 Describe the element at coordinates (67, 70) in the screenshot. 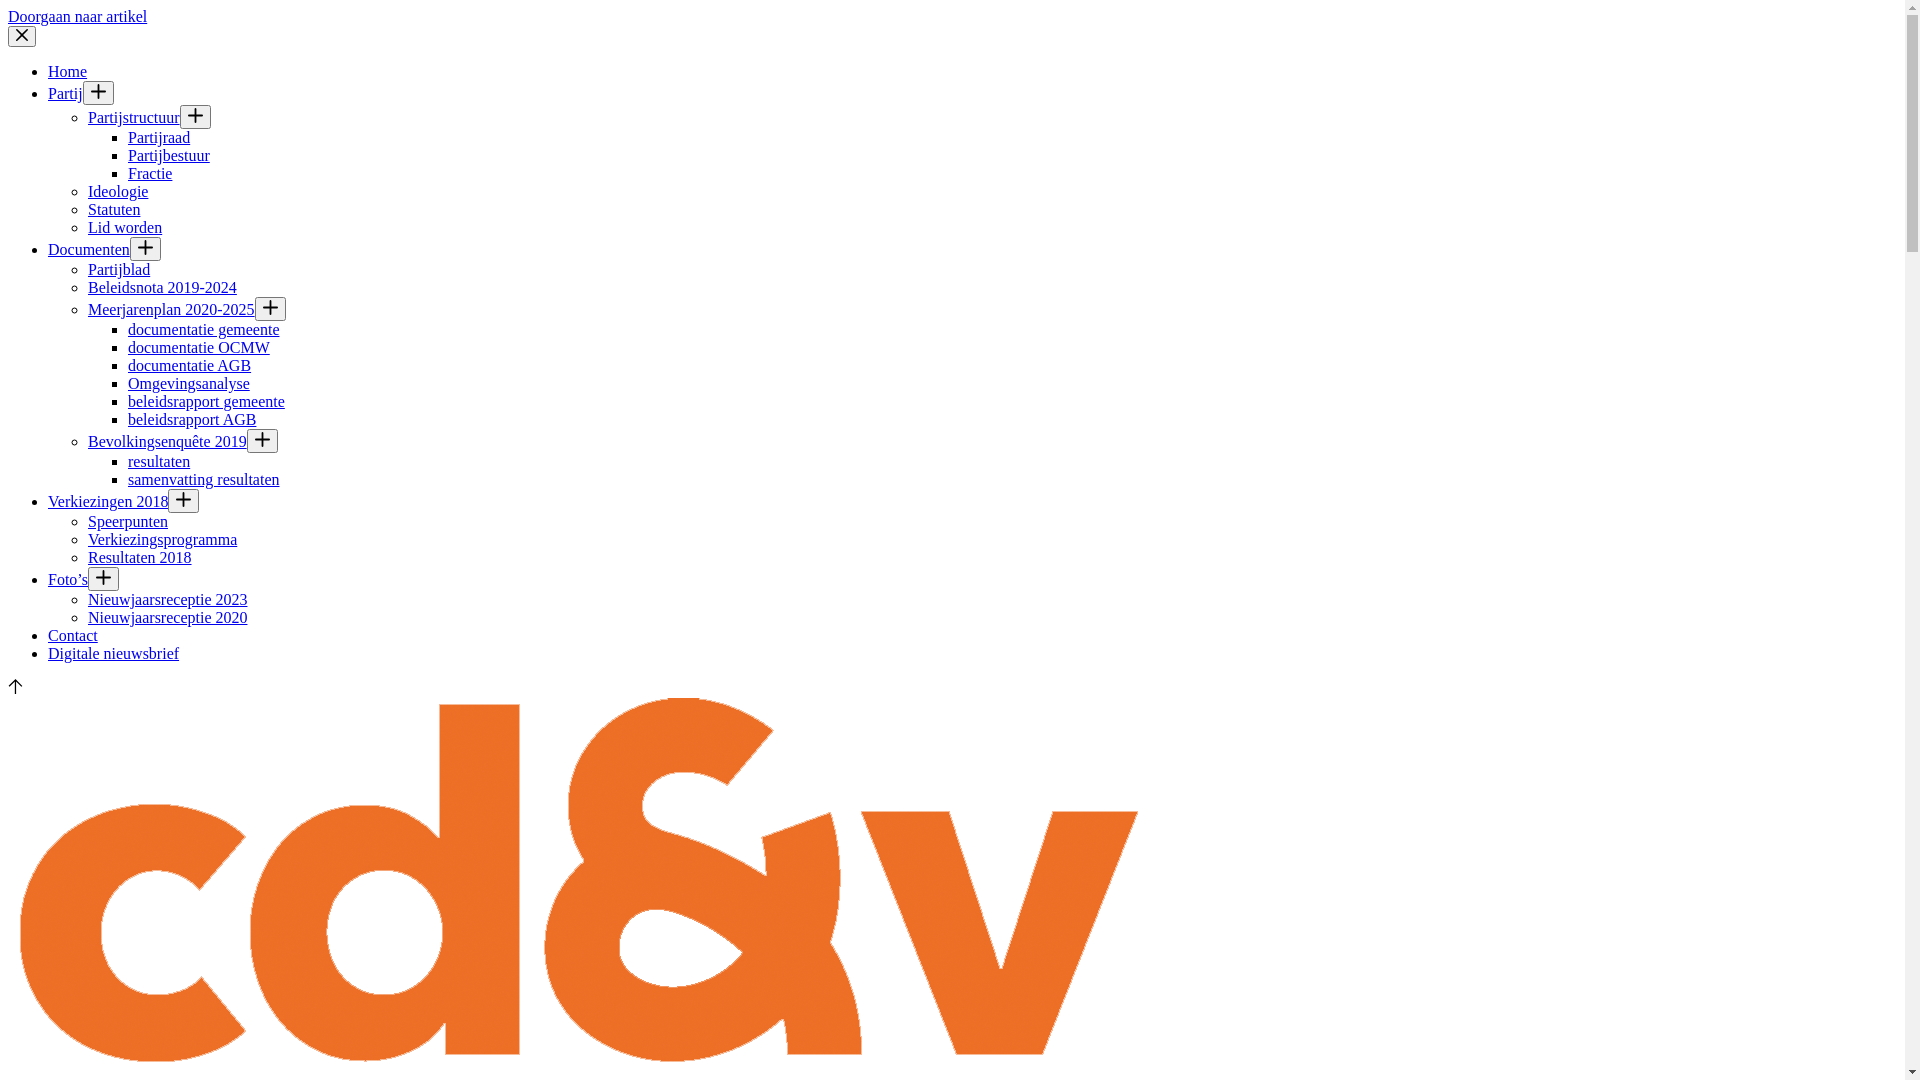

I see `'Home'` at that location.